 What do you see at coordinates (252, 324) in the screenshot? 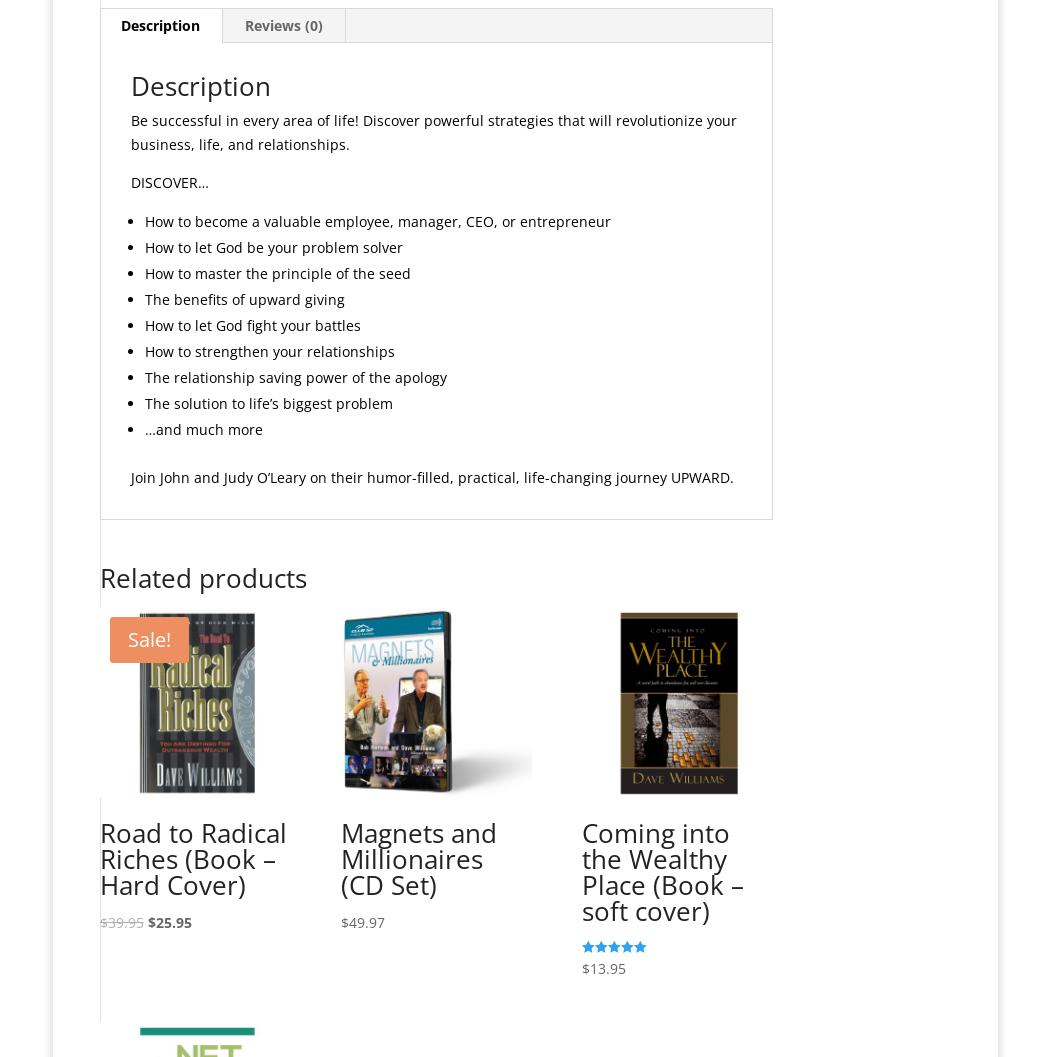
I see `'How to let God fight your battles'` at bounding box center [252, 324].